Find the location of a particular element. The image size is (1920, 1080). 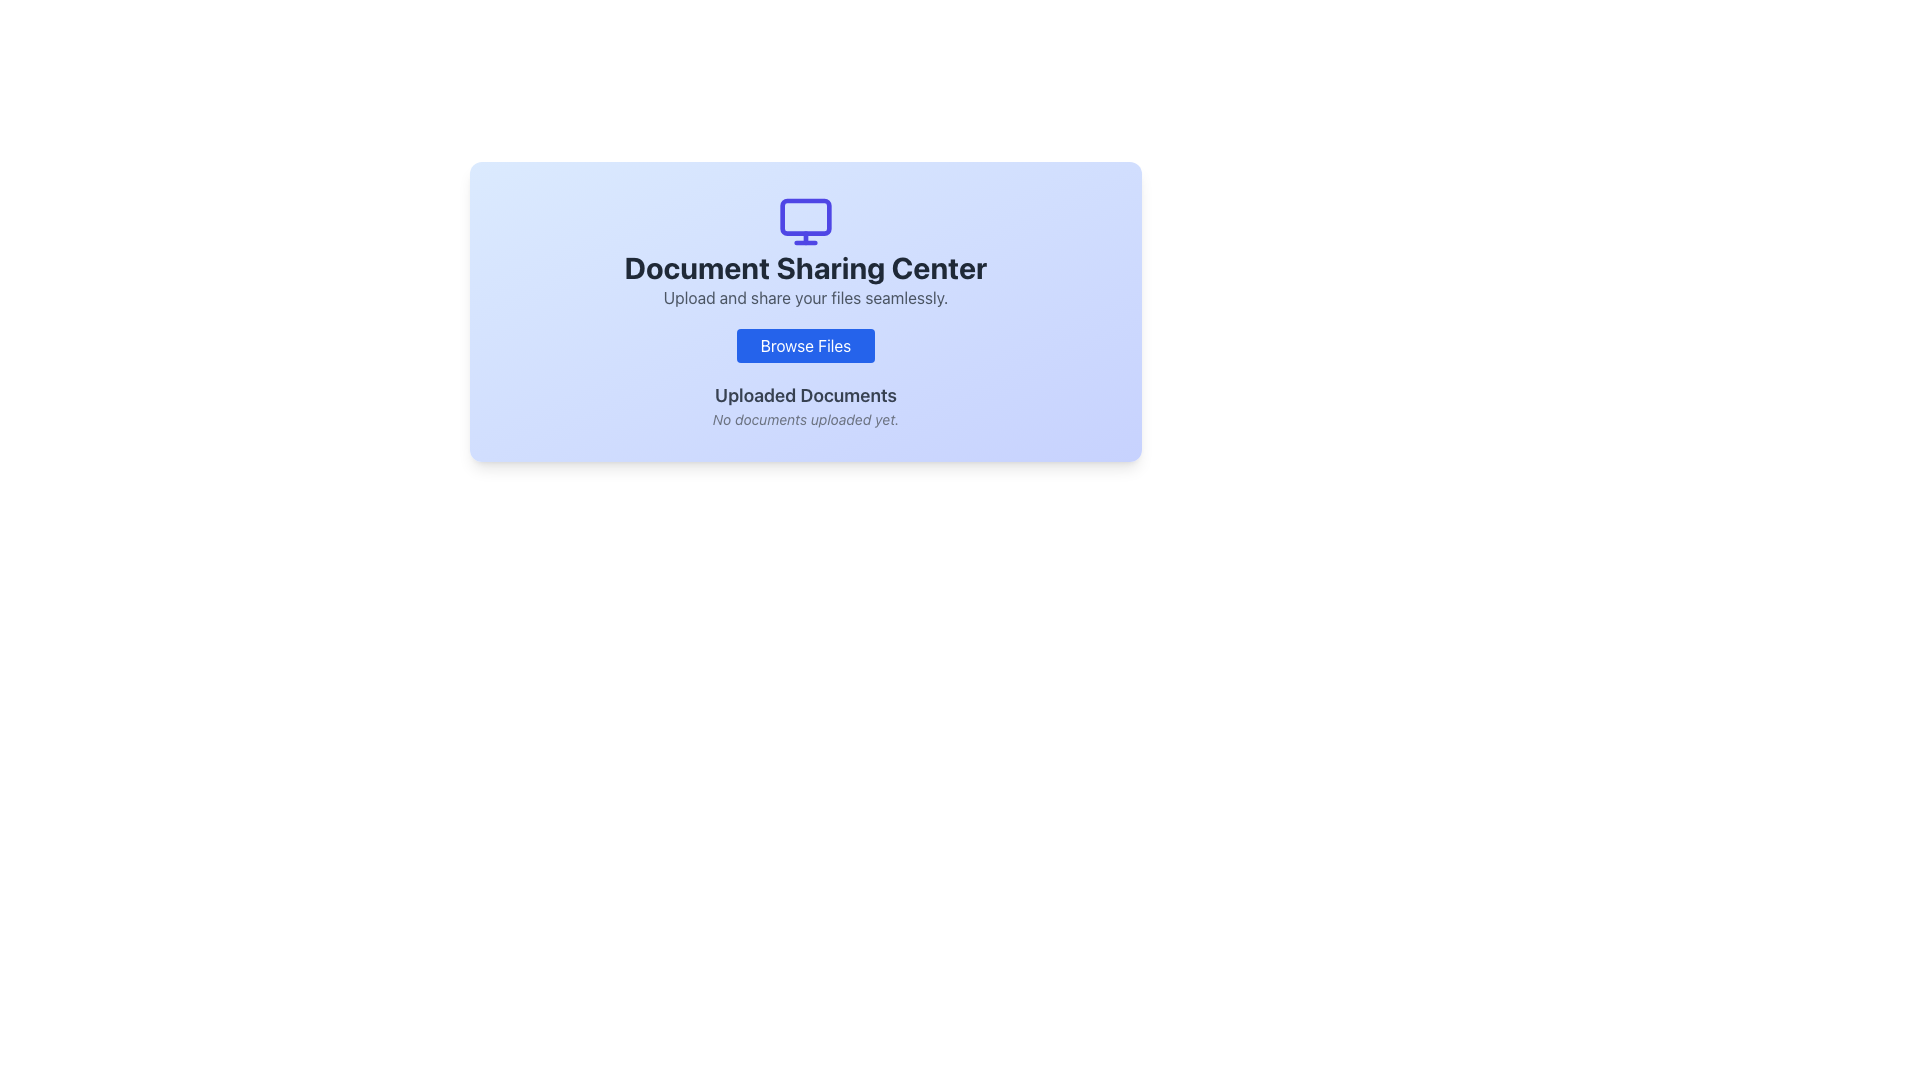

the decorative graphic element that enhances the representation of a computer monitor, located at the top of the card, centrally aligned within the monitor's outline is located at coordinates (806, 216).